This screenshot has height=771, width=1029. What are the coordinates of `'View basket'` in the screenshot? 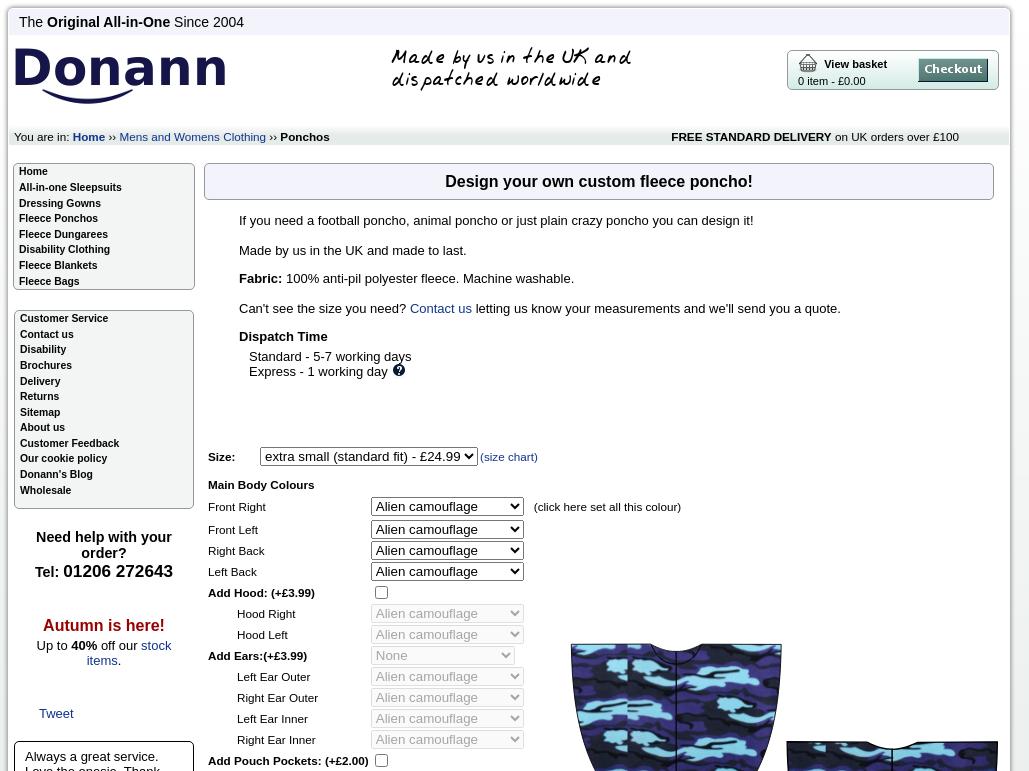 It's located at (851, 63).